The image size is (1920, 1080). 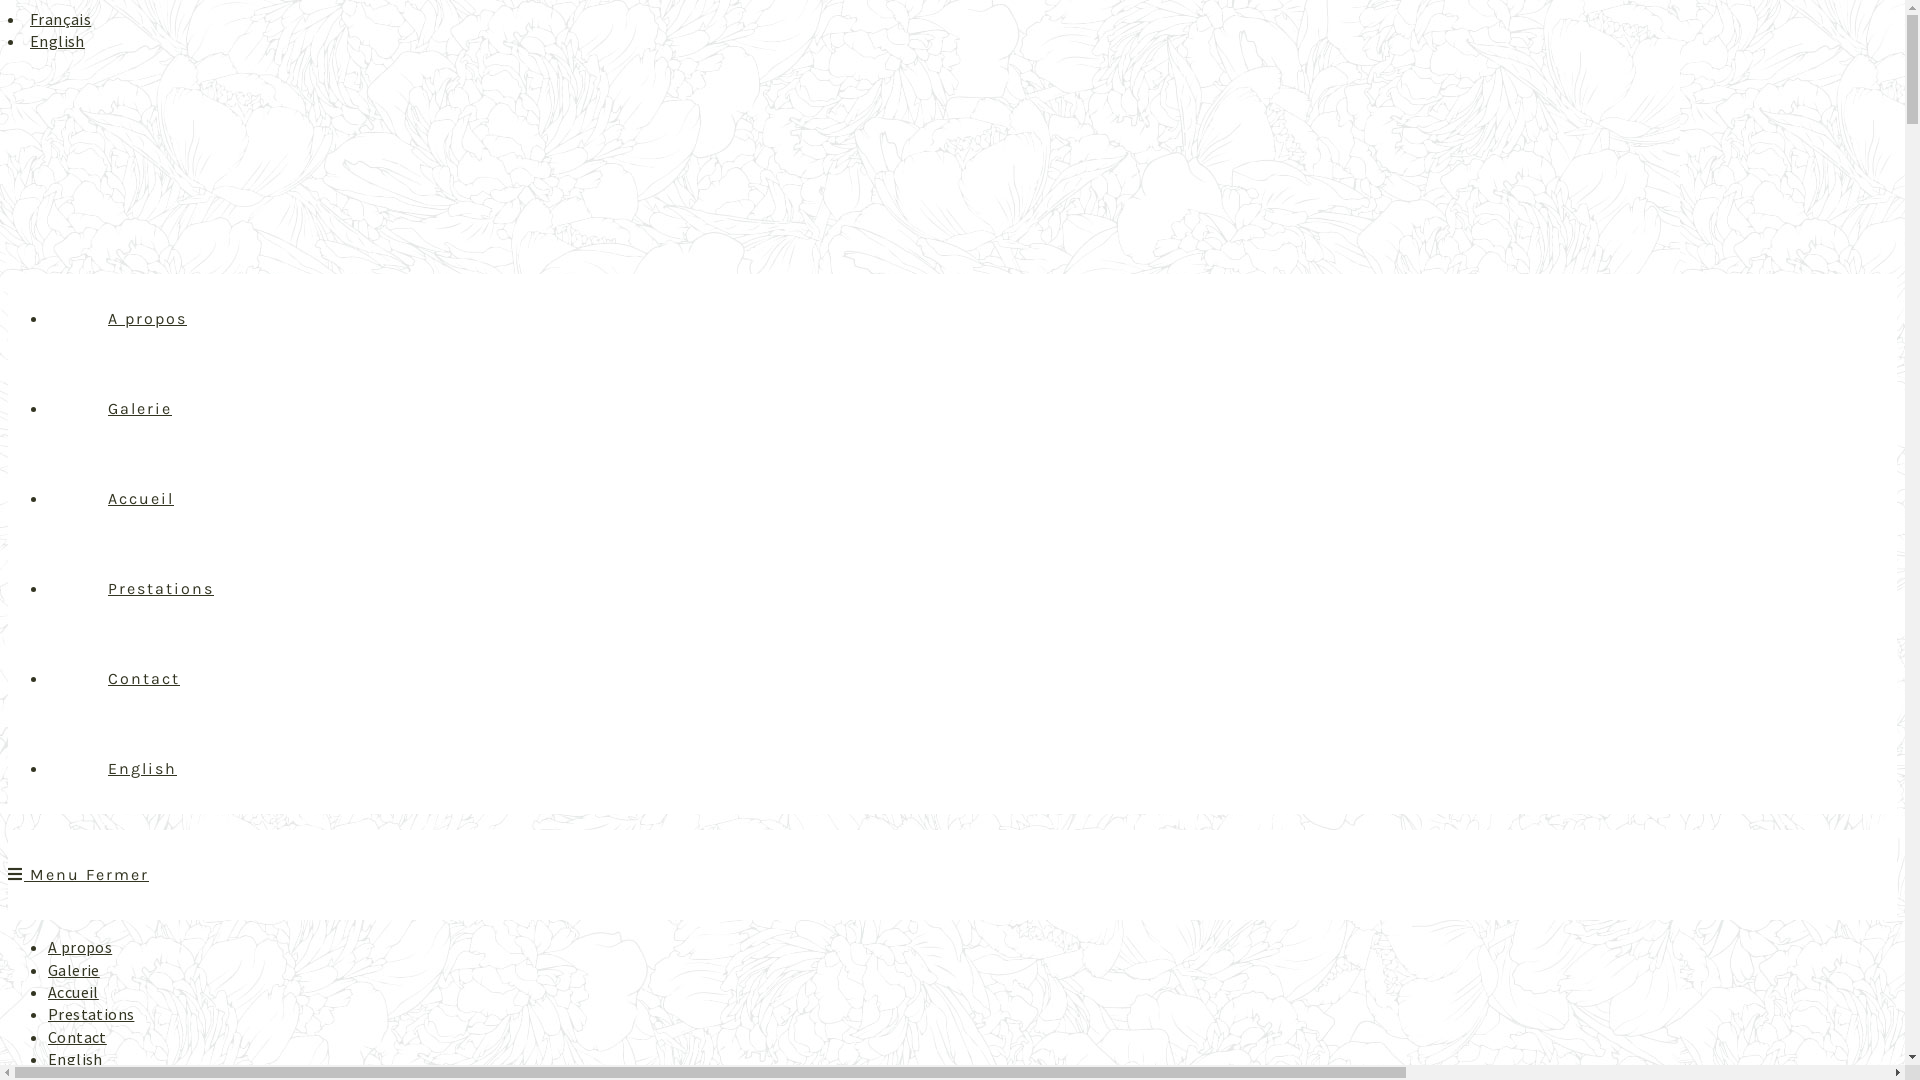 What do you see at coordinates (143, 677) in the screenshot?
I see `'Contact'` at bounding box center [143, 677].